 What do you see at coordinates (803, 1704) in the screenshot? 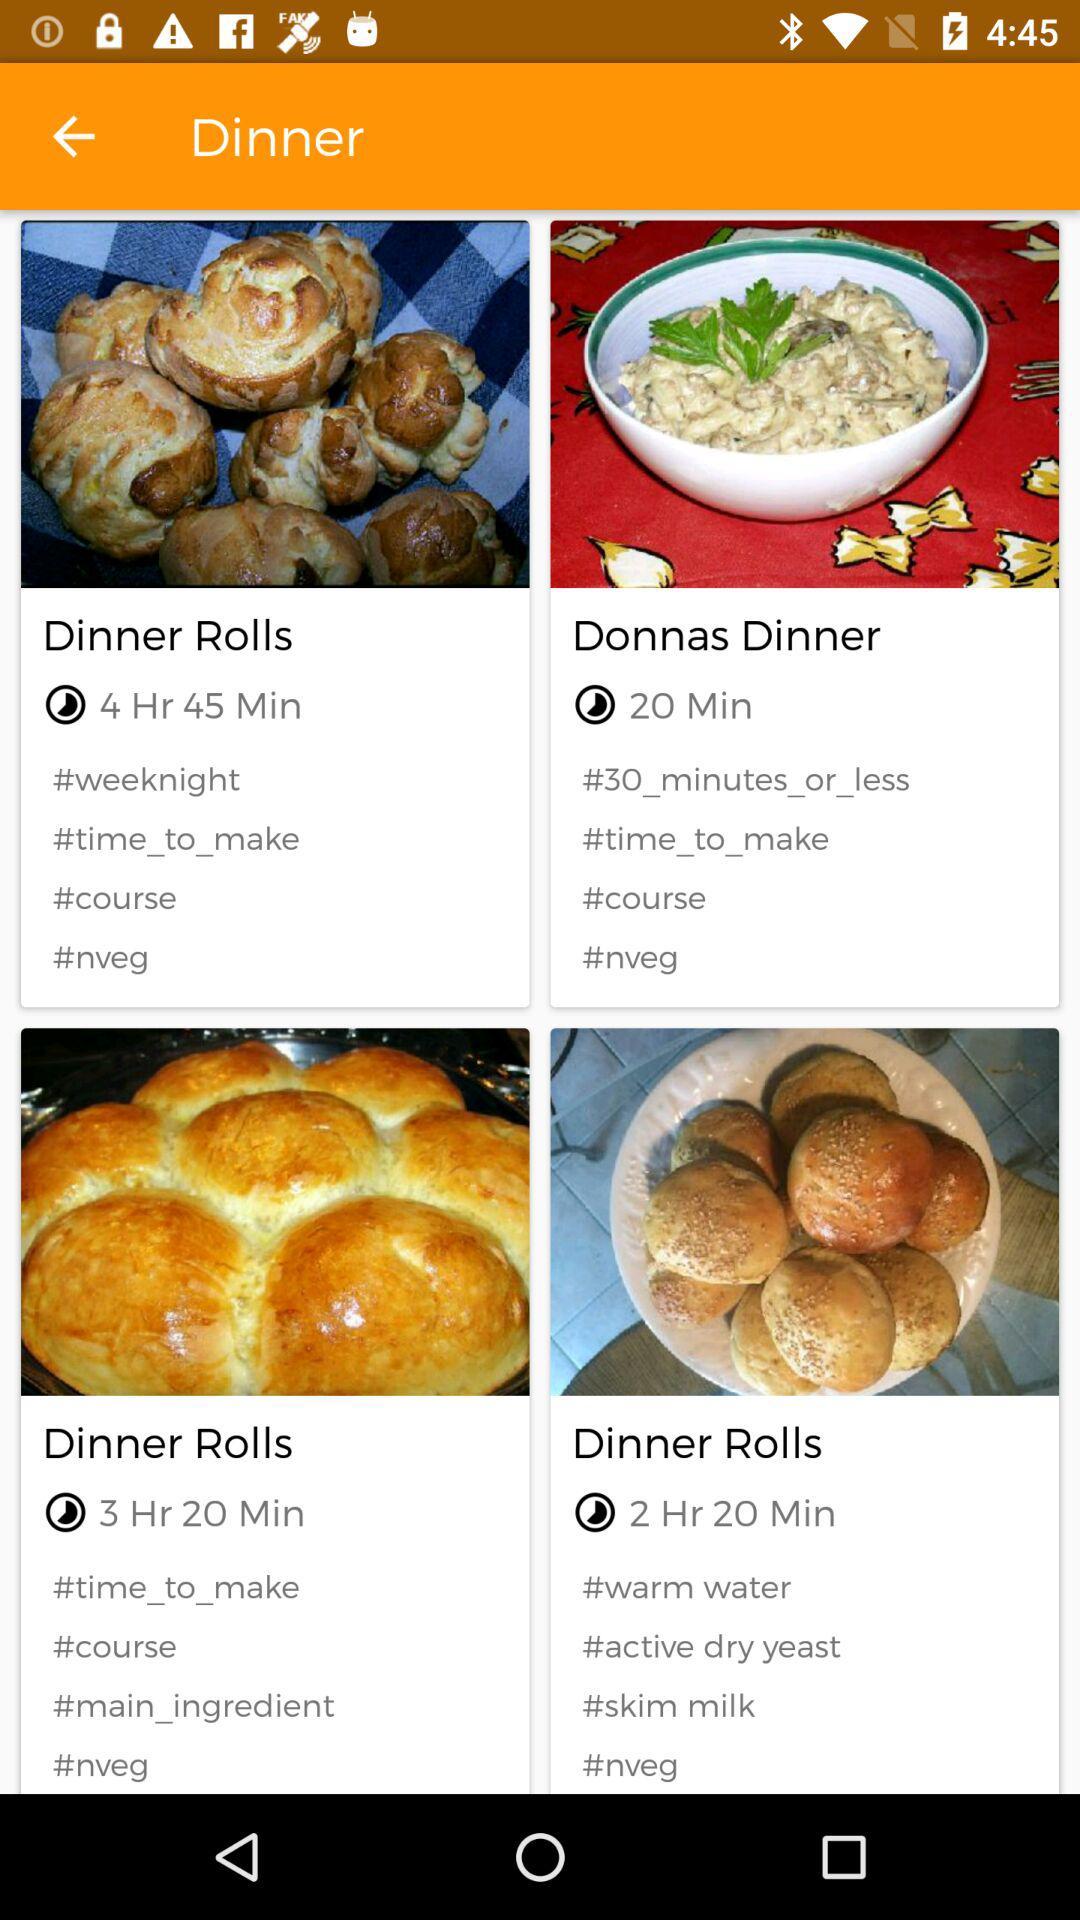
I see `the item to the right of the #course` at bounding box center [803, 1704].